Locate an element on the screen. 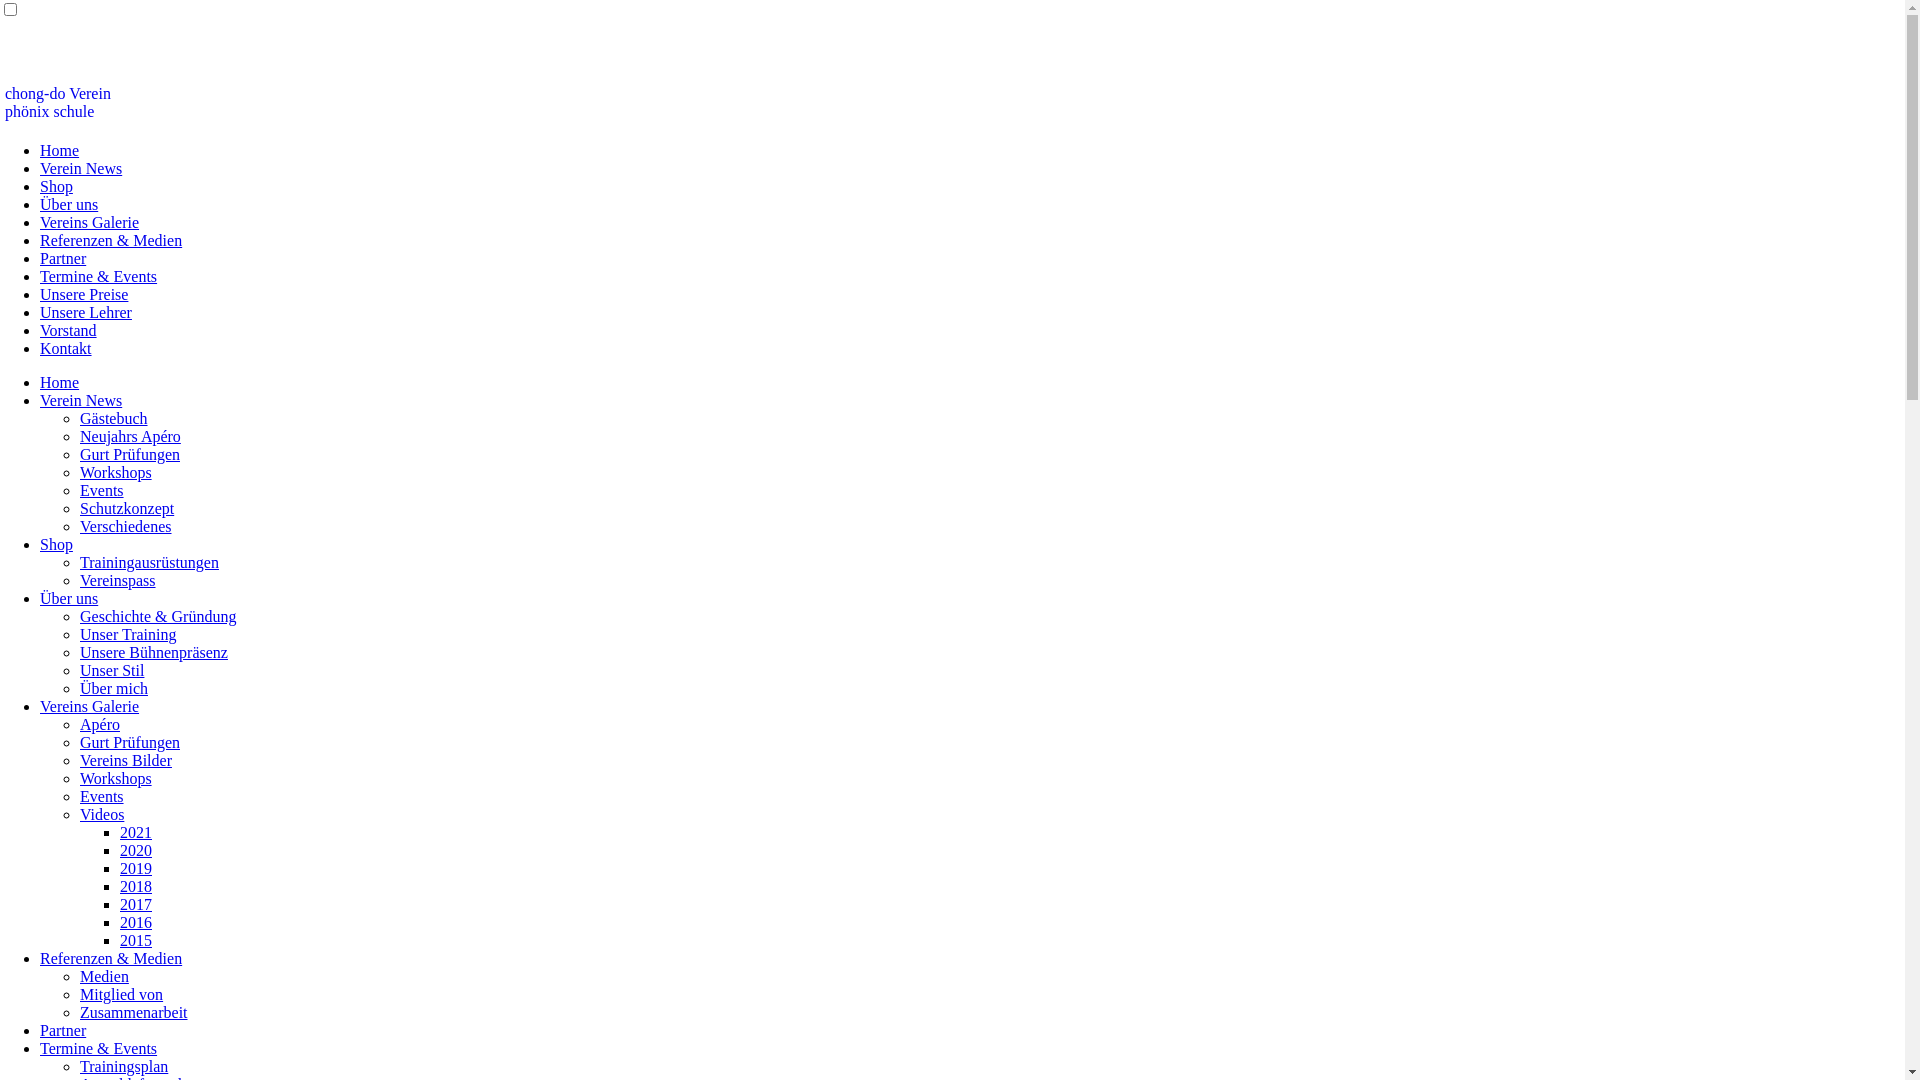 This screenshot has height=1080, width=1920. 'Home' is located at coordinates (59, 149).